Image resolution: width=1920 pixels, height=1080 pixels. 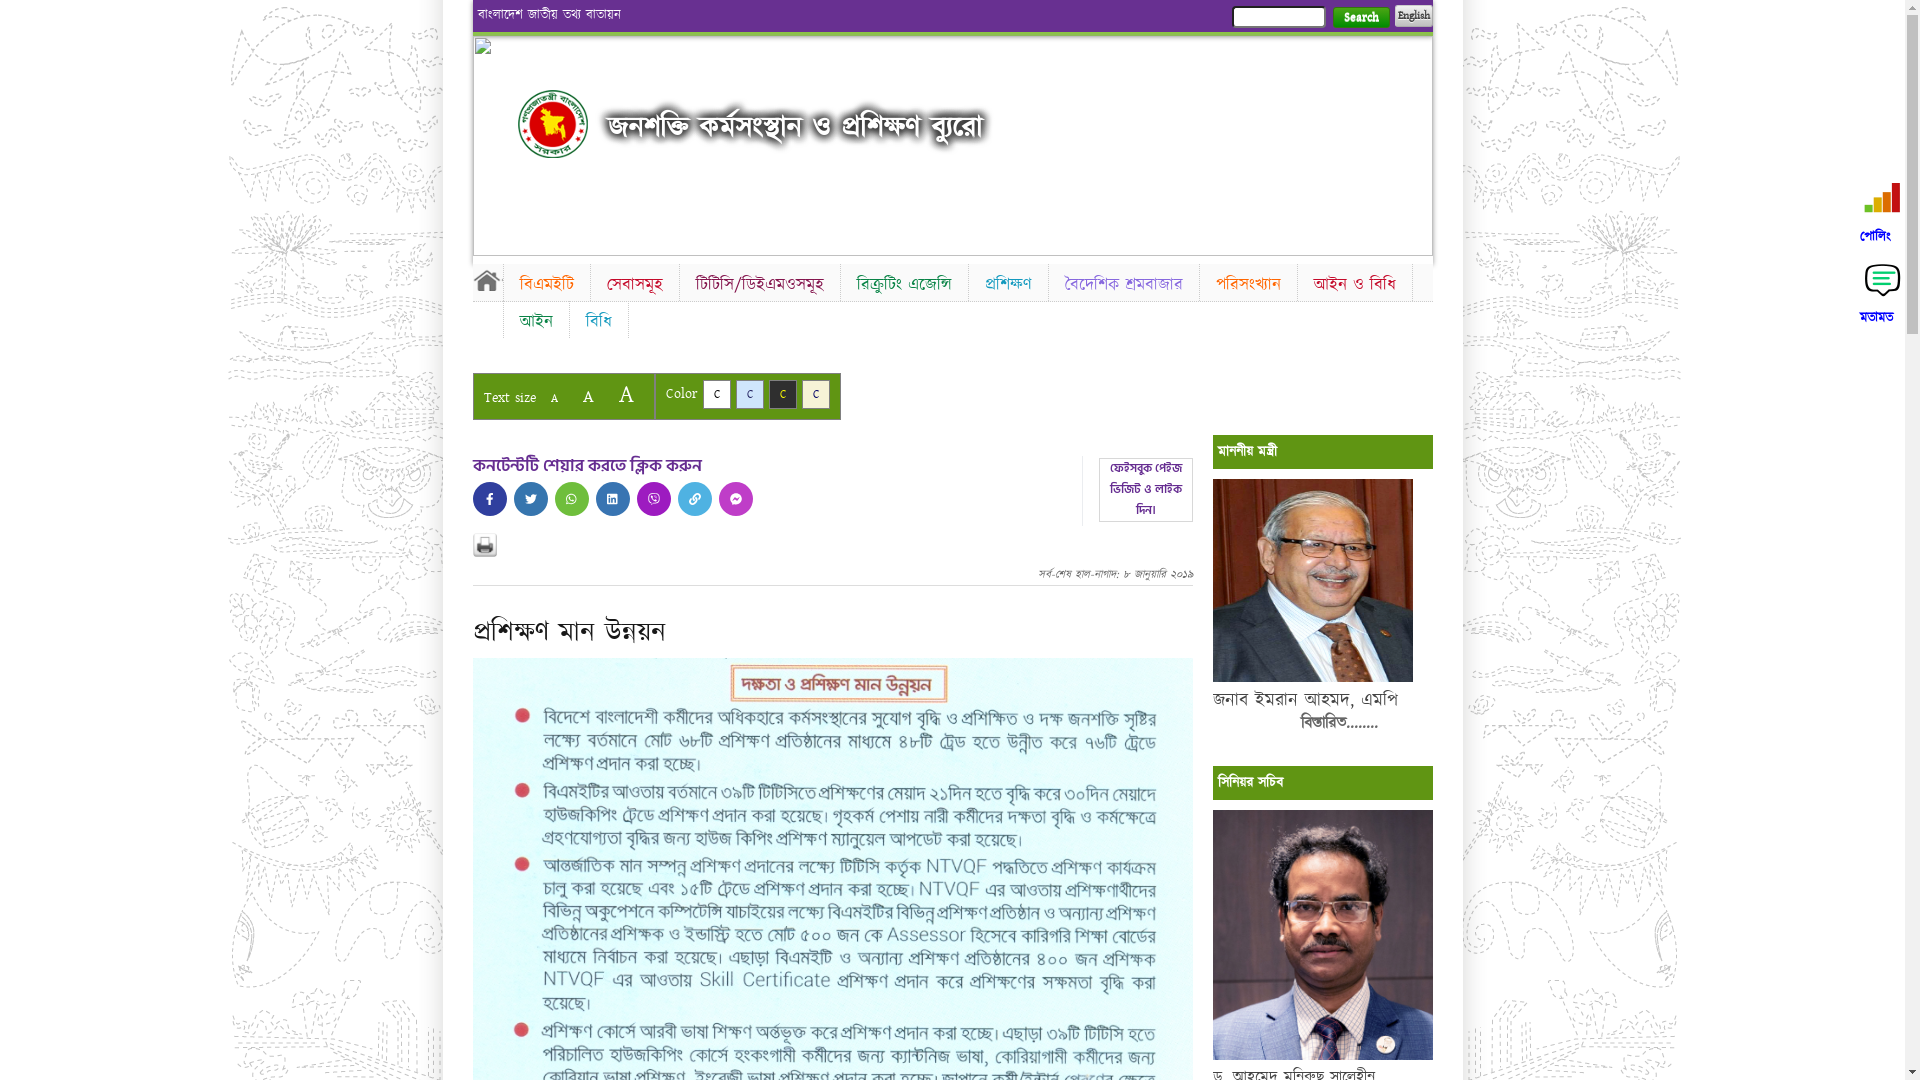 I want to click on 'Home', so click(x=518, y=123).